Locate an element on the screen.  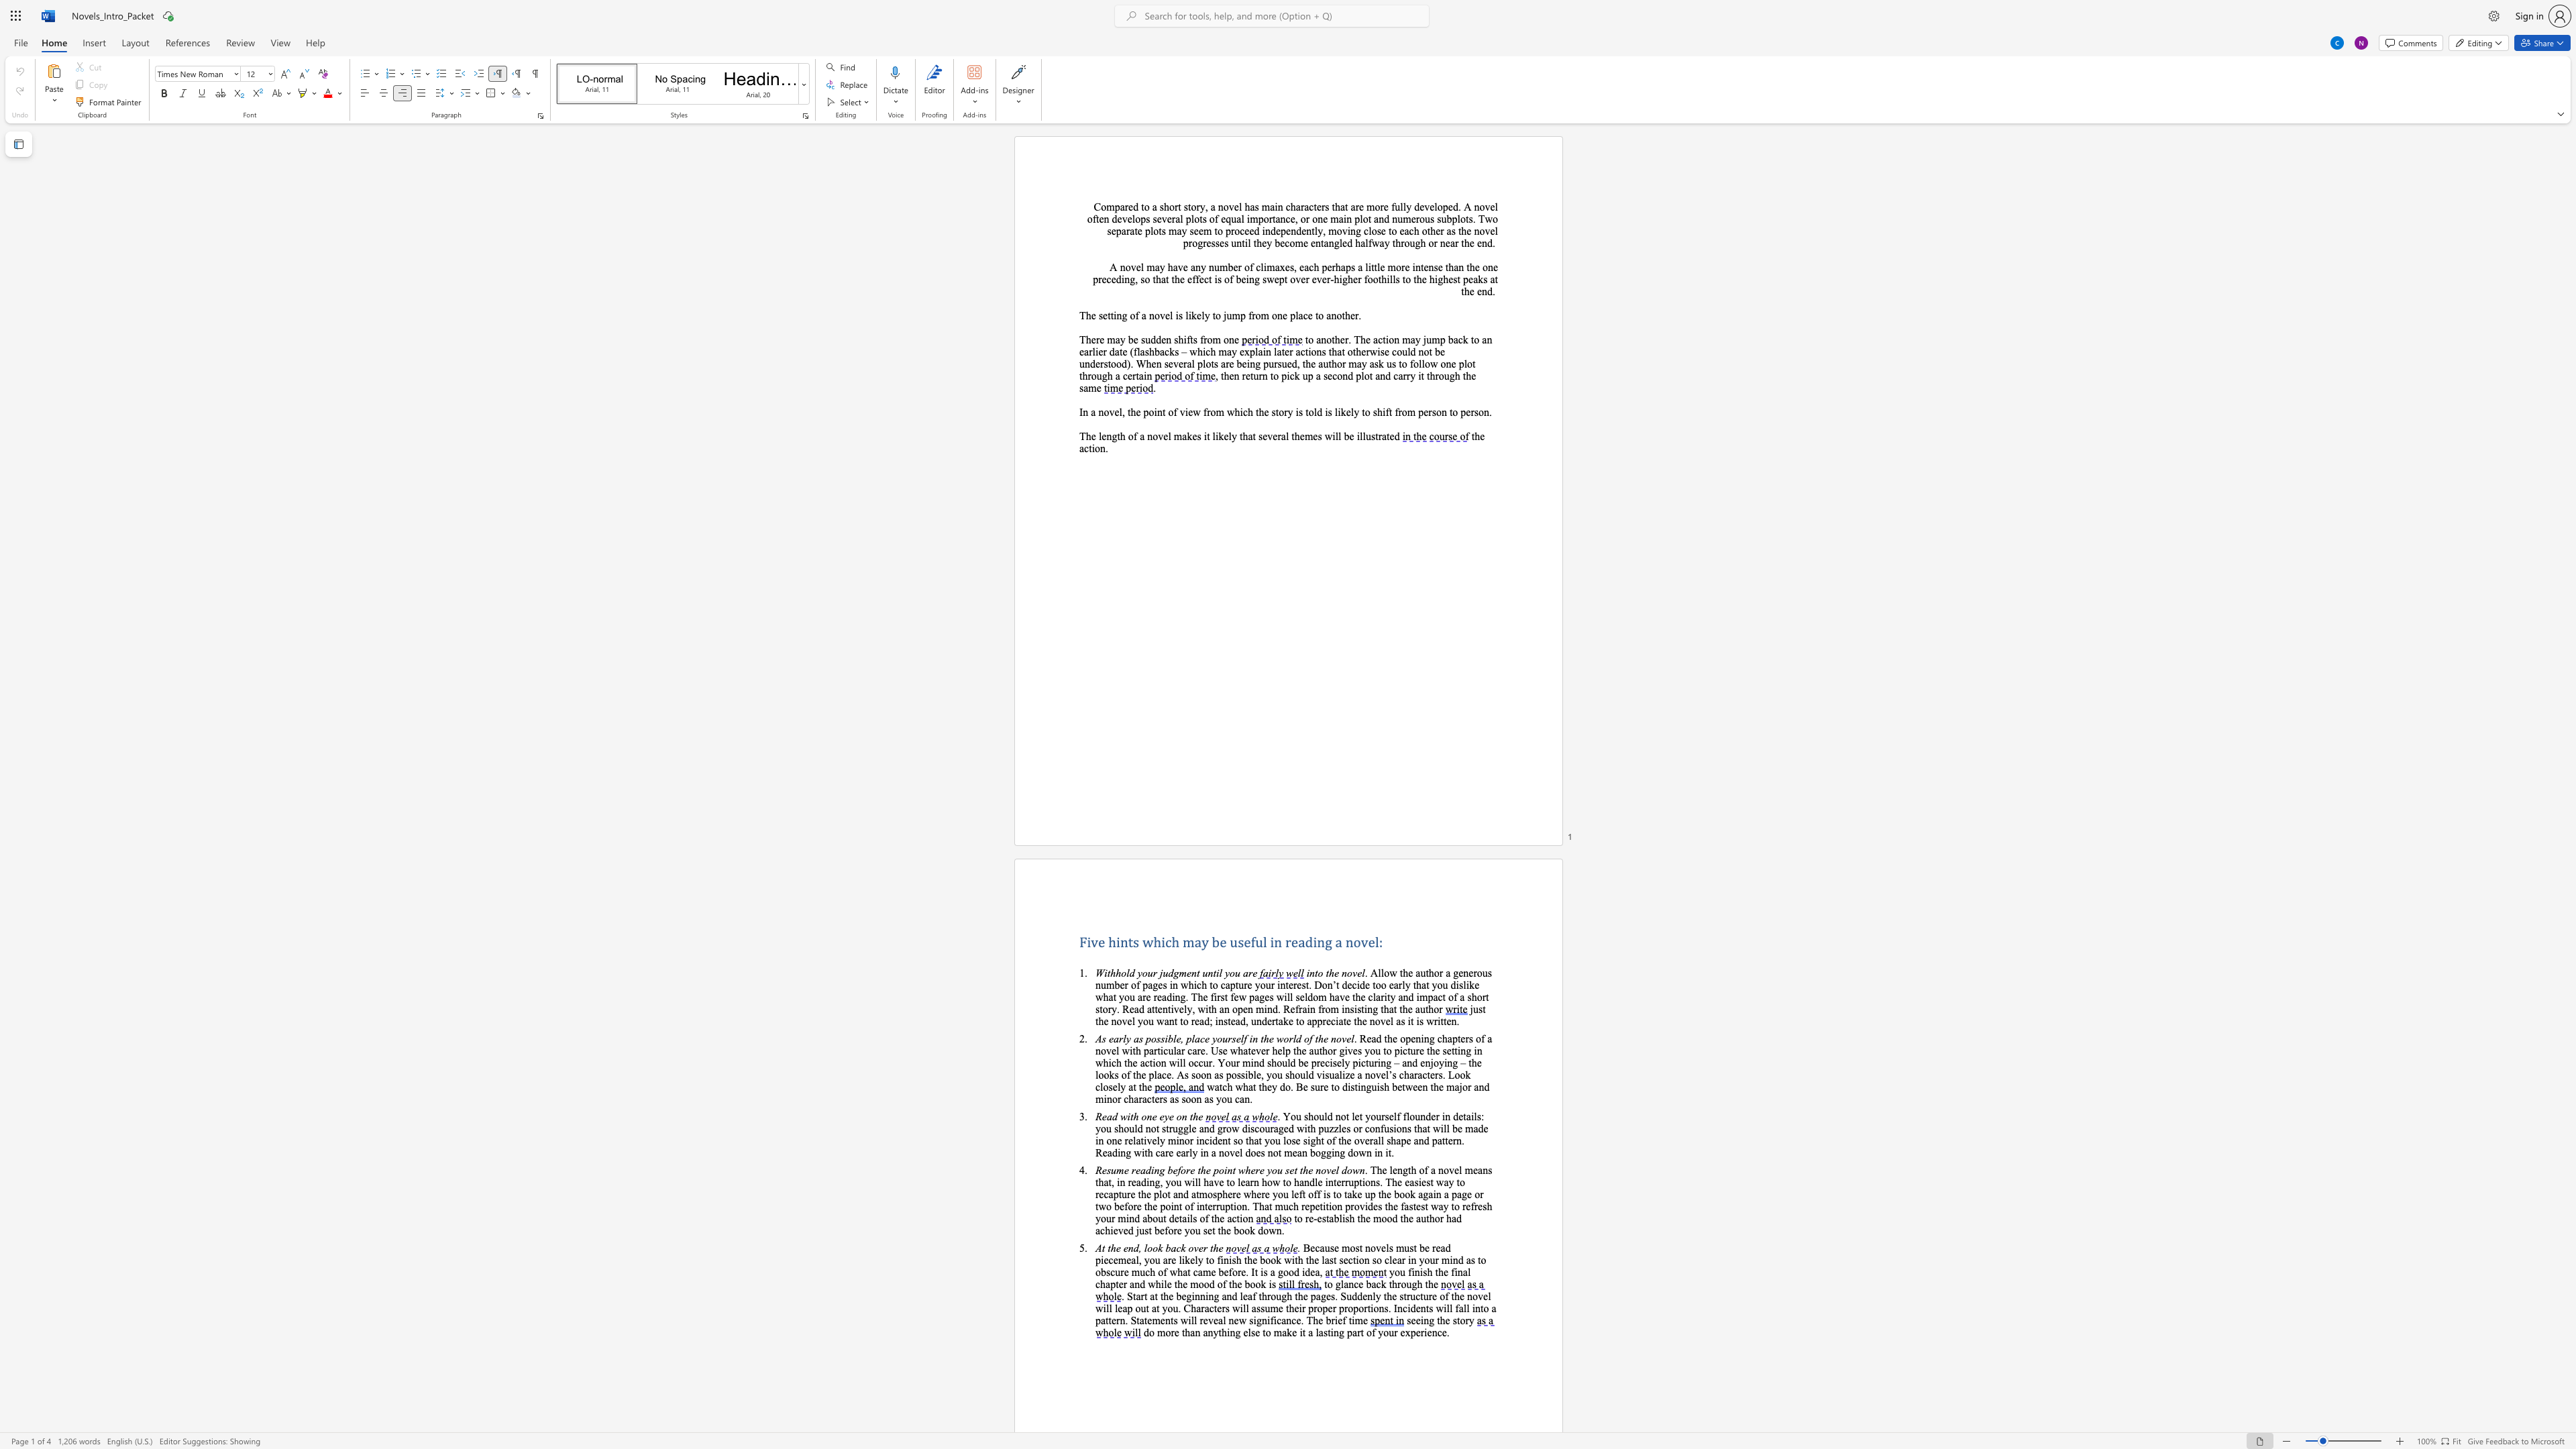
the subset text "r. The action may jump back to an earlier date (flashbacks – which may explain later actions that otherwise could not be understood). When several plots a" within the text "to another. The action may jump back to an earlier date (flashbacks – which may explain later actions that otherwise could not be understood). When several plots are being pursued, the author may ask us to follow one plot through a certain" is located at coordinates (1344, 339).